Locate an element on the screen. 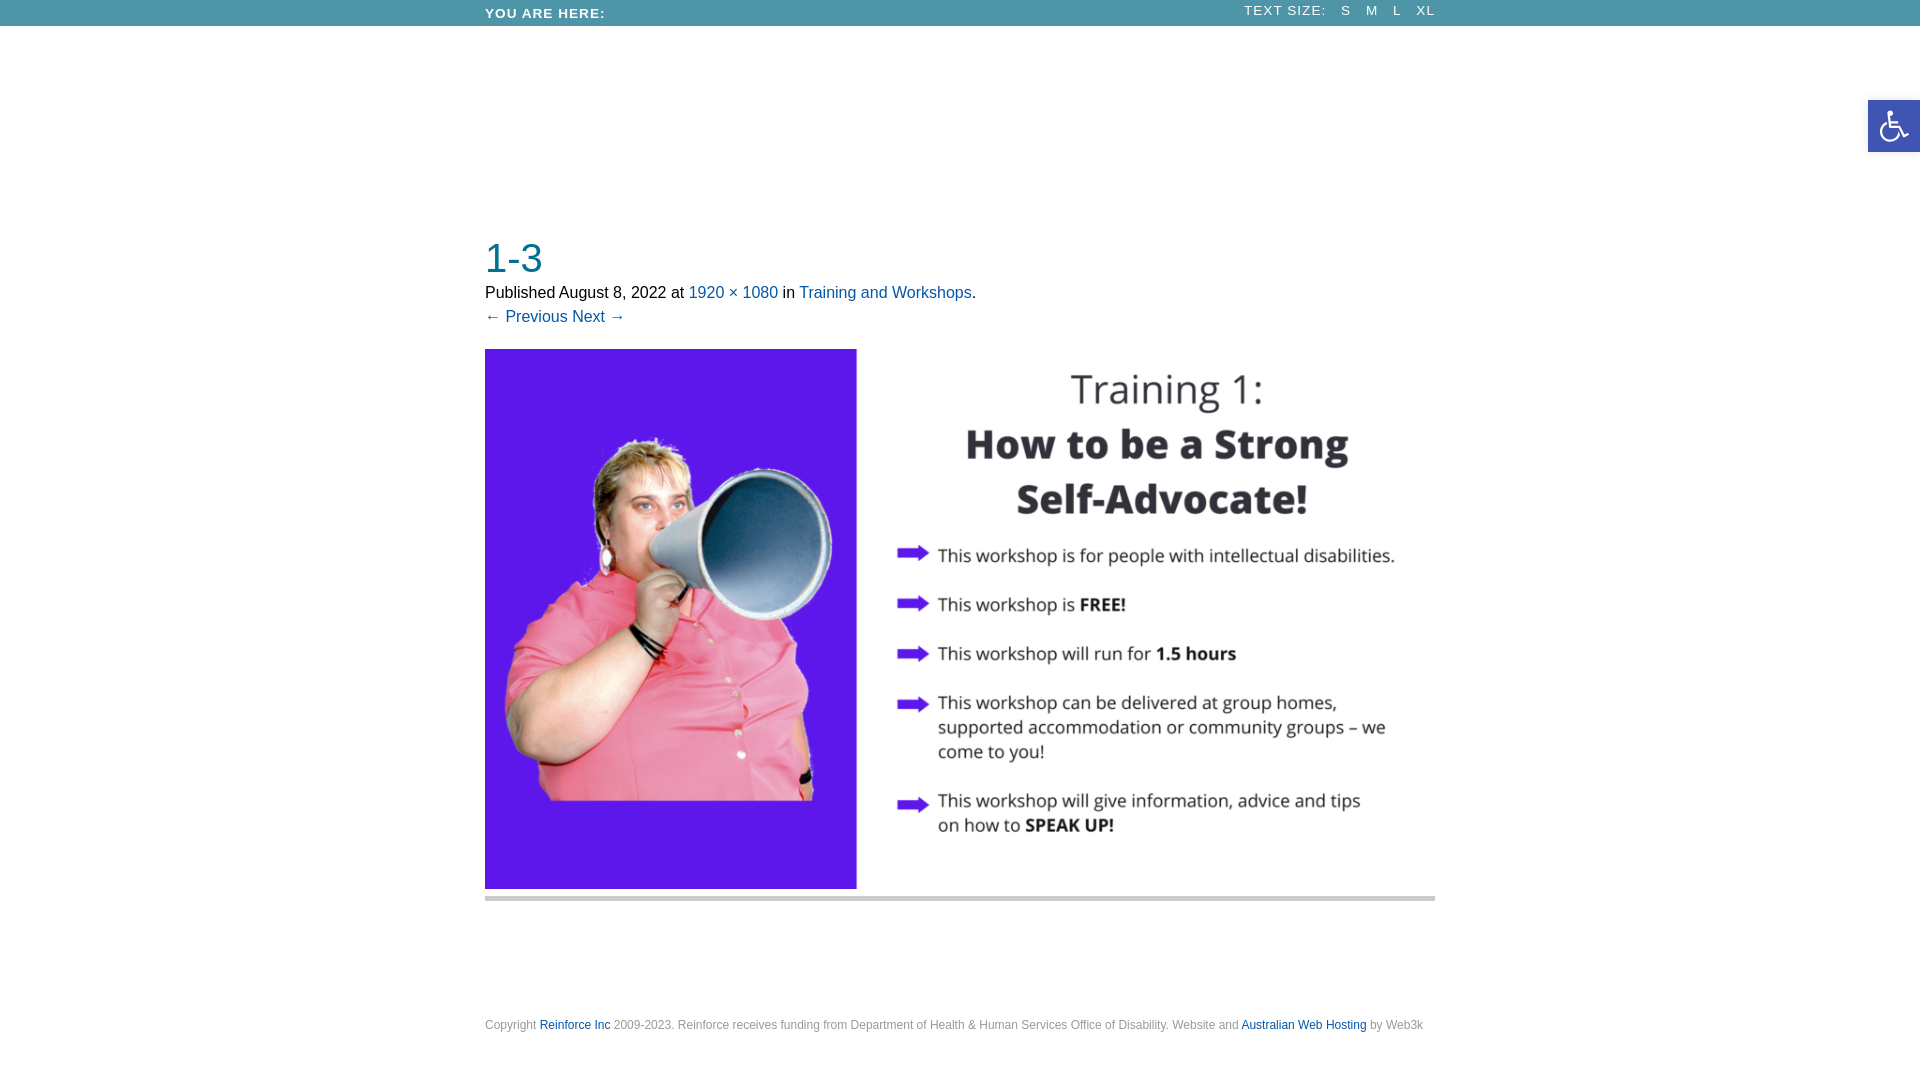  '1-3' is located at coordinates (964, 882).